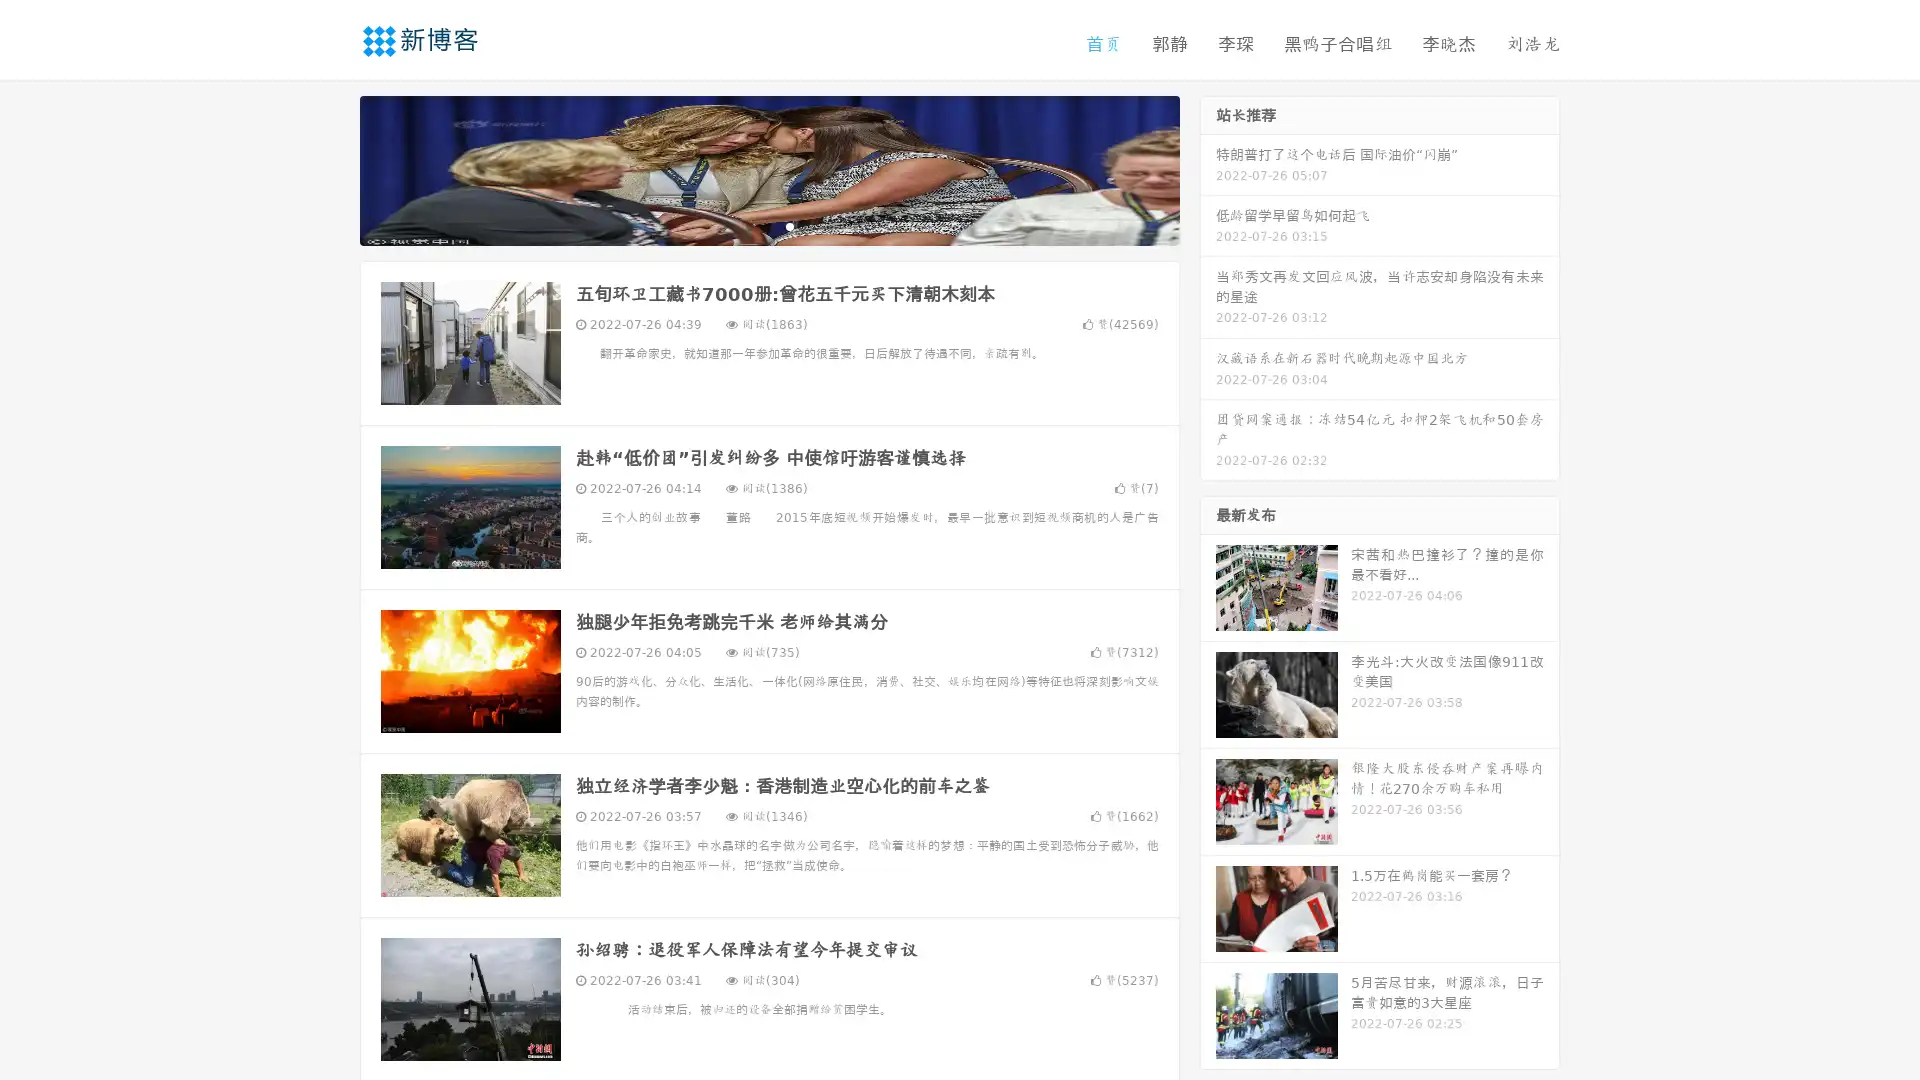 The height and width of the screenshot is (1080, 1920). Describe the element at coordinates (1208, 168) in the screenshot. I see `Next slide` at that location.